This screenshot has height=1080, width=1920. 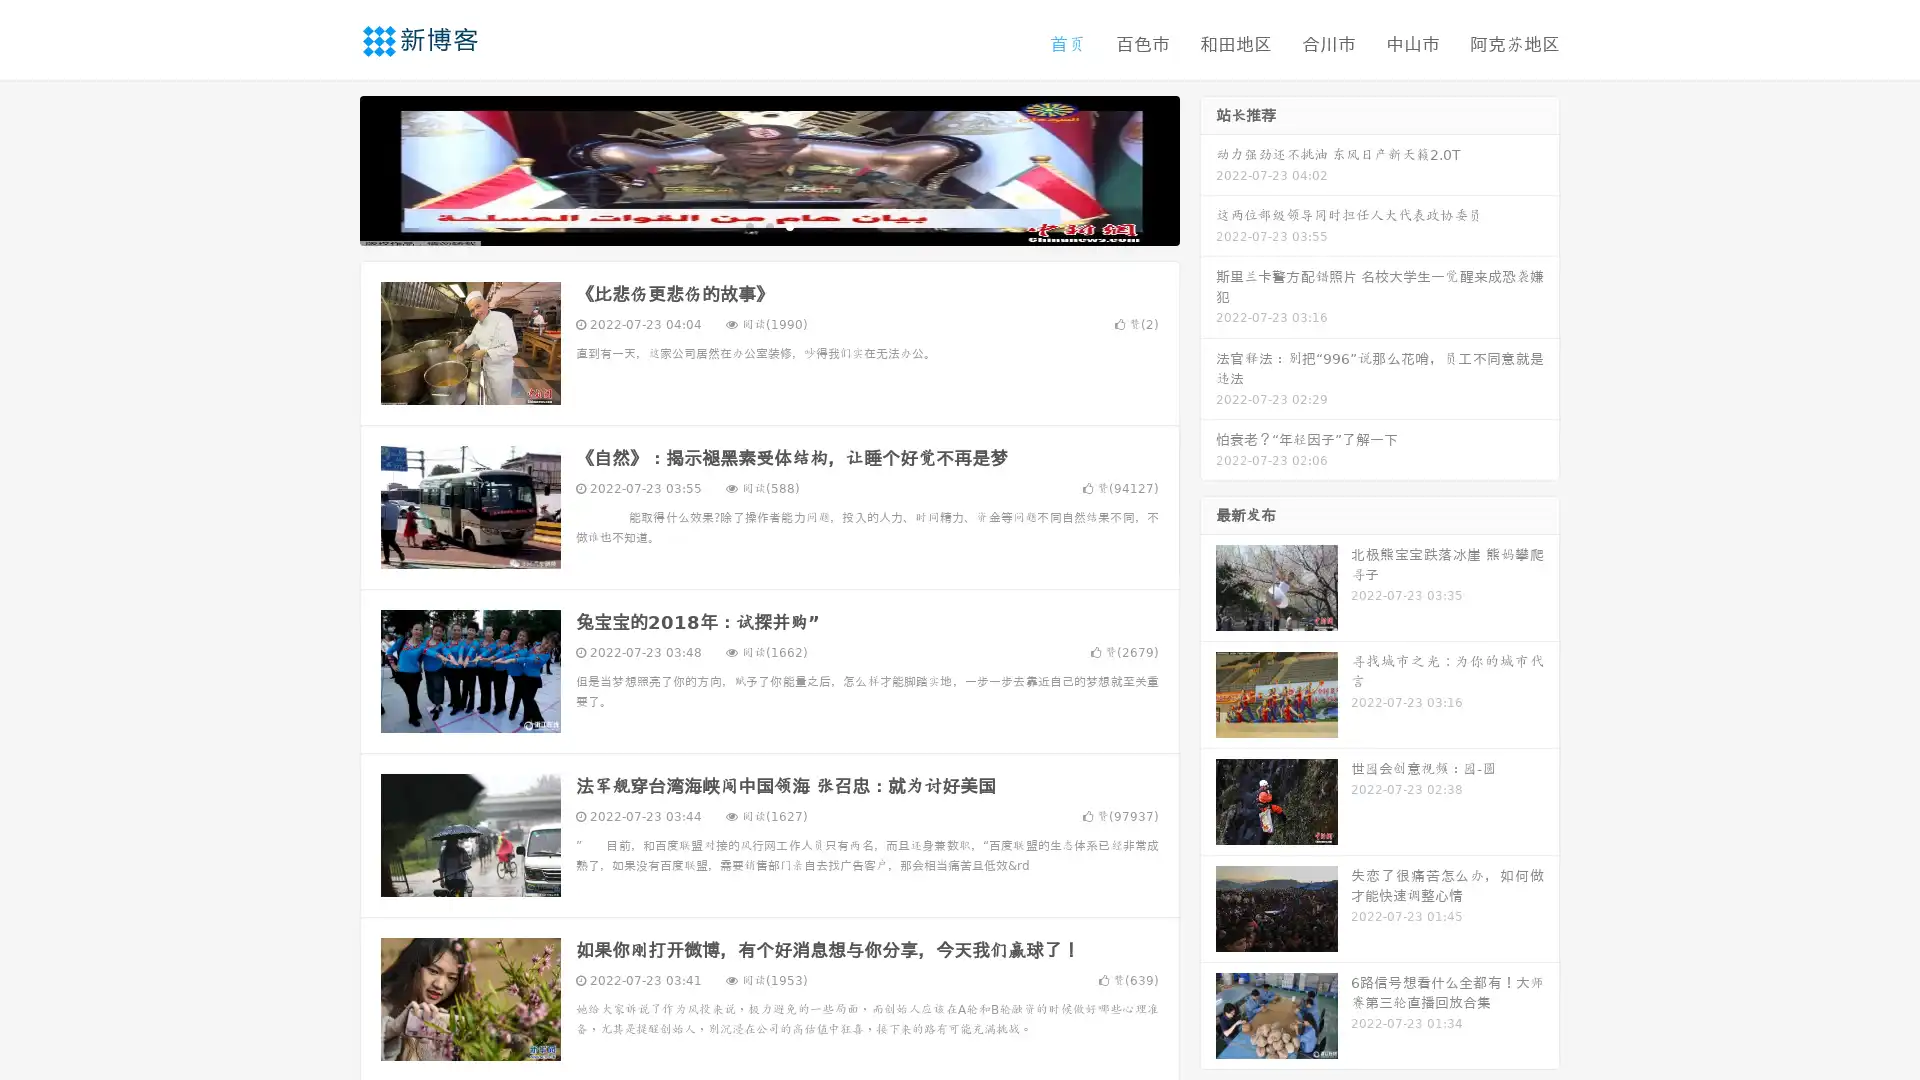 What do you see at coordinates (1208, 168) in the screenshot?
I see `Next slide` at bounding box center [1208, 168].